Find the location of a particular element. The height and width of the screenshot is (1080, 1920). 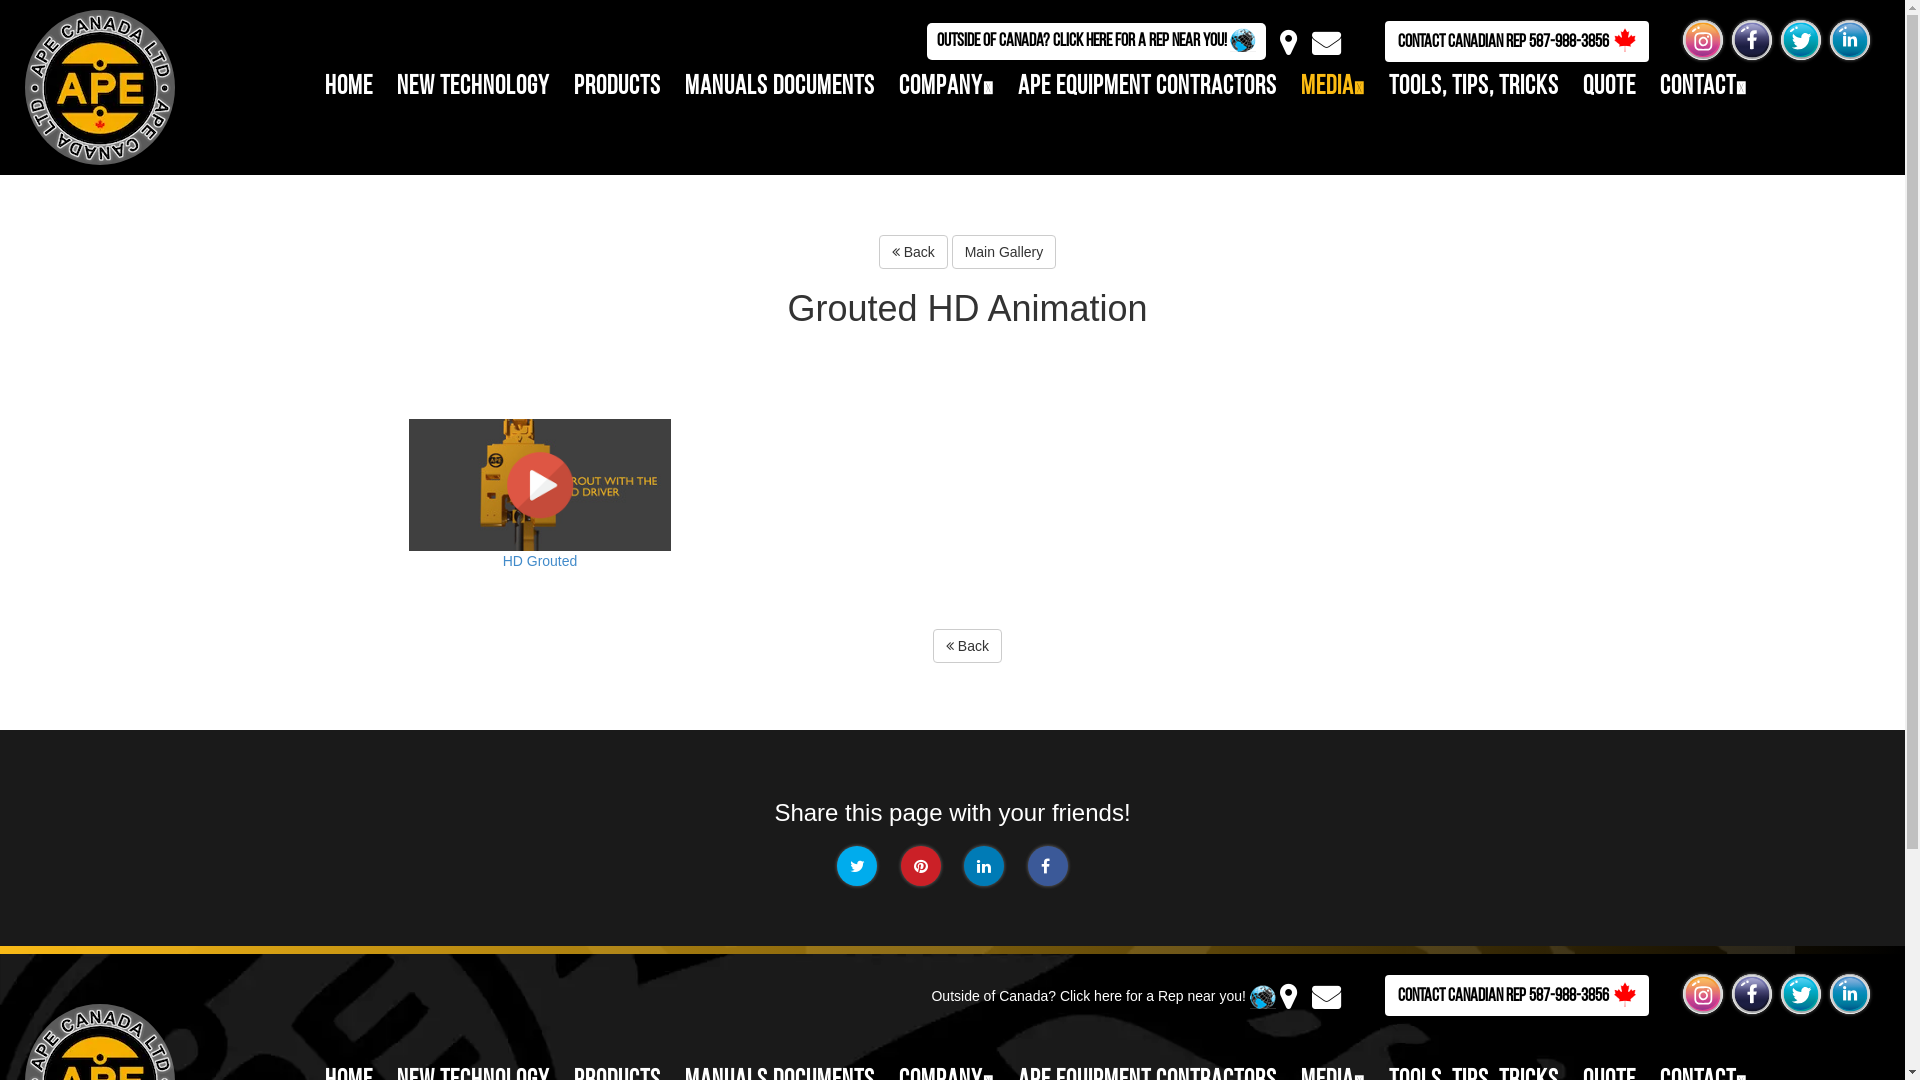

'New Technology' is located at coordinates (397, 86).